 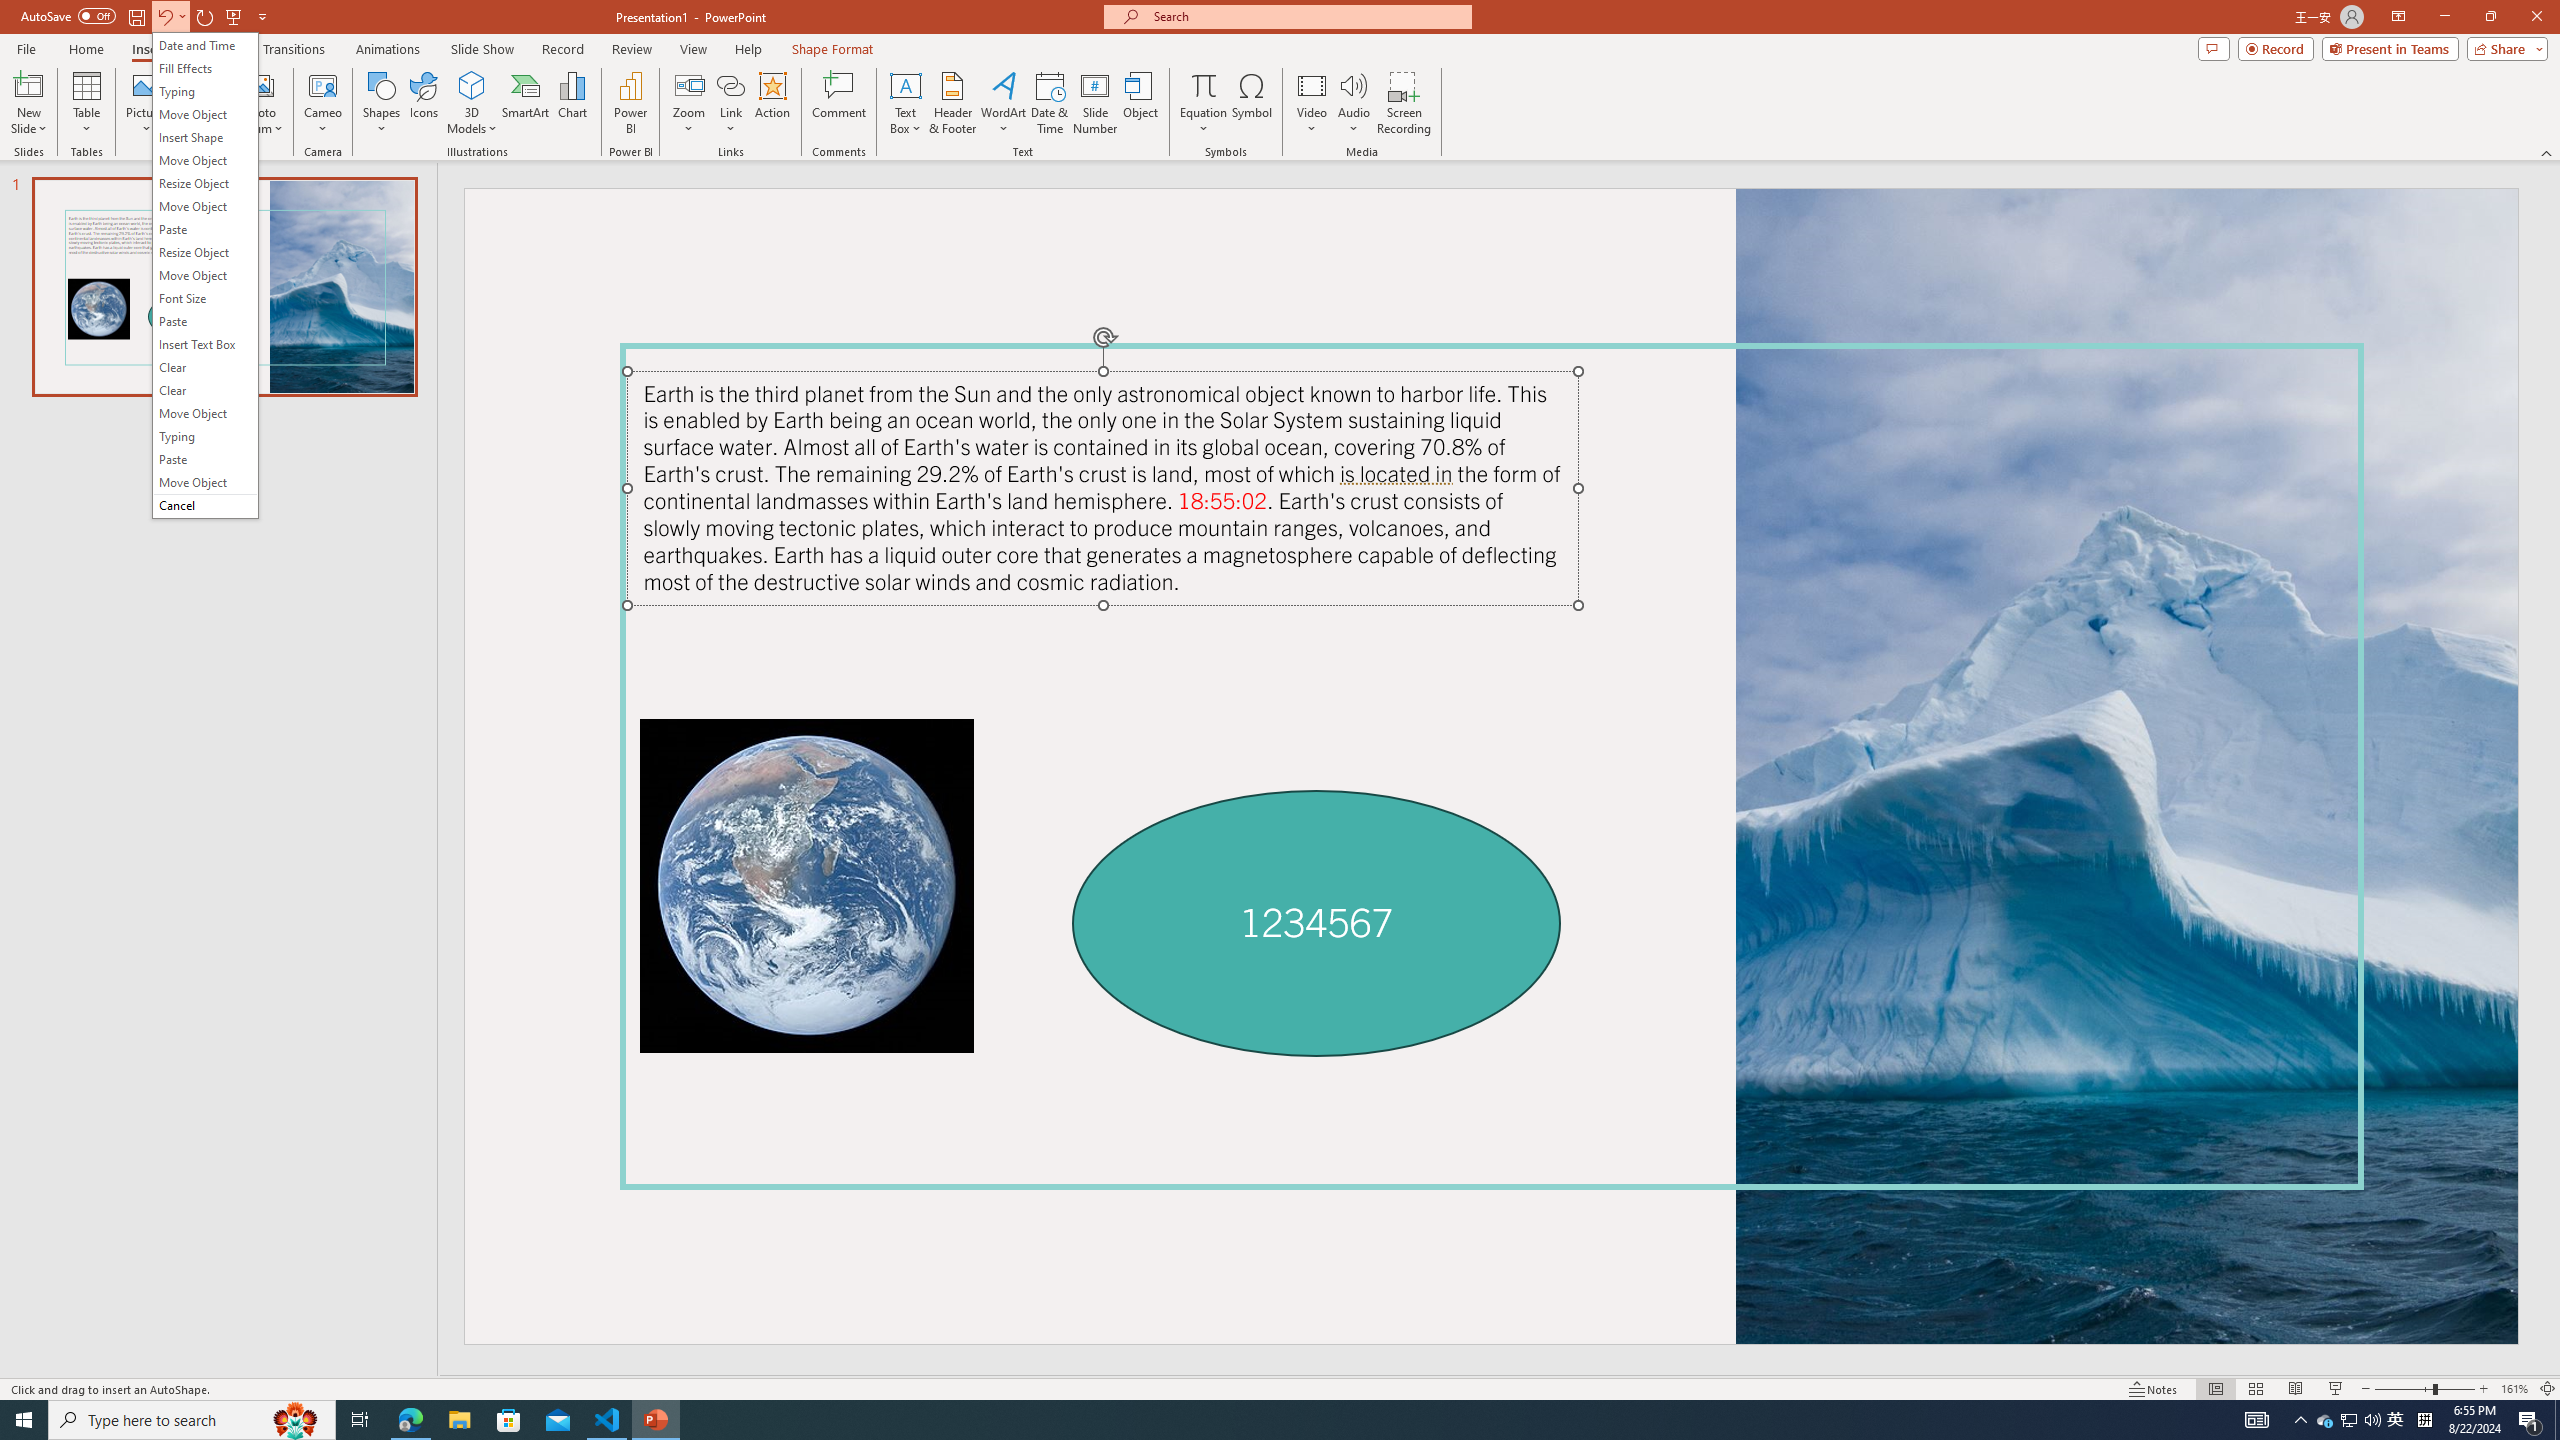 What do you see at coordinates (2530, 1418) in the screenshot?
I see `'Action Center, 1 new notification'` at bounding box center [2530, 1418].